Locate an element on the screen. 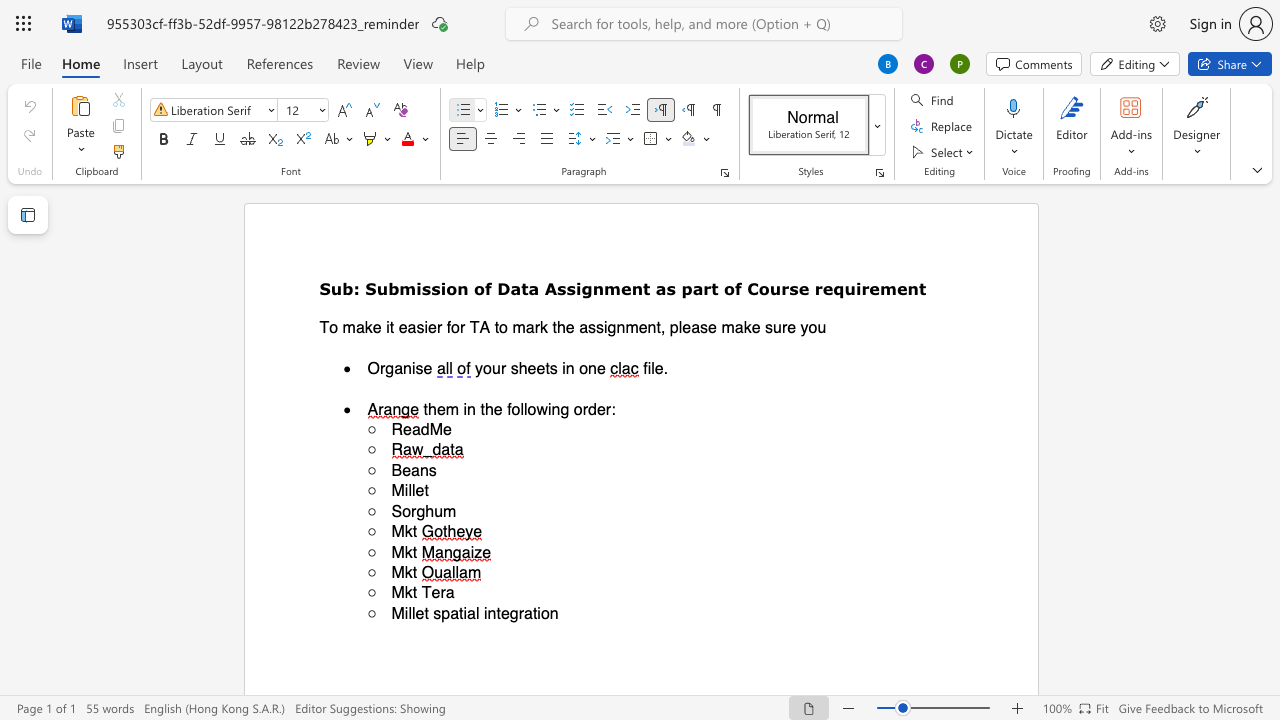 This screenshot has width=1280, height=720. the space between the continuous character "e" and "g" in the text is located at coordinates (509, 612).